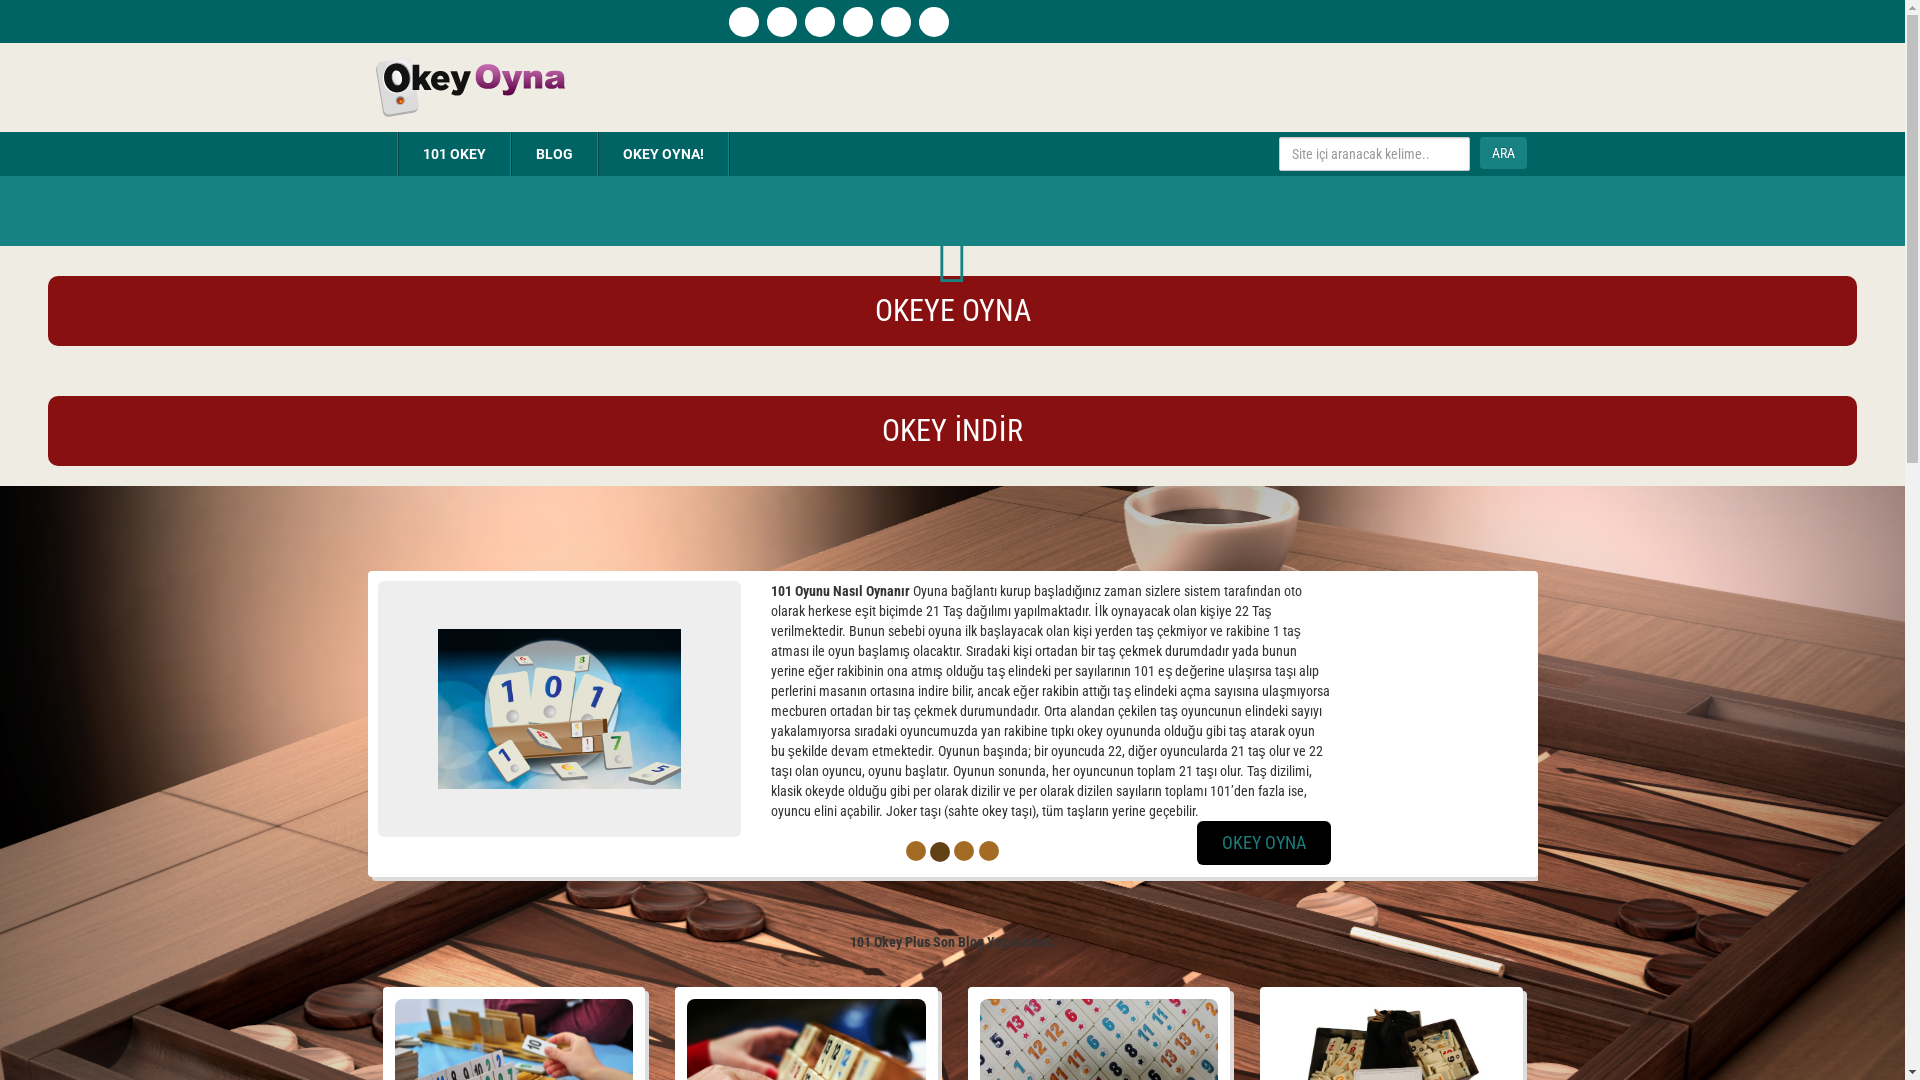 This screenshot has width=1920, height=1080. I want to click on 'Instagram'da Bizi Takip Et', so click(819, 22).